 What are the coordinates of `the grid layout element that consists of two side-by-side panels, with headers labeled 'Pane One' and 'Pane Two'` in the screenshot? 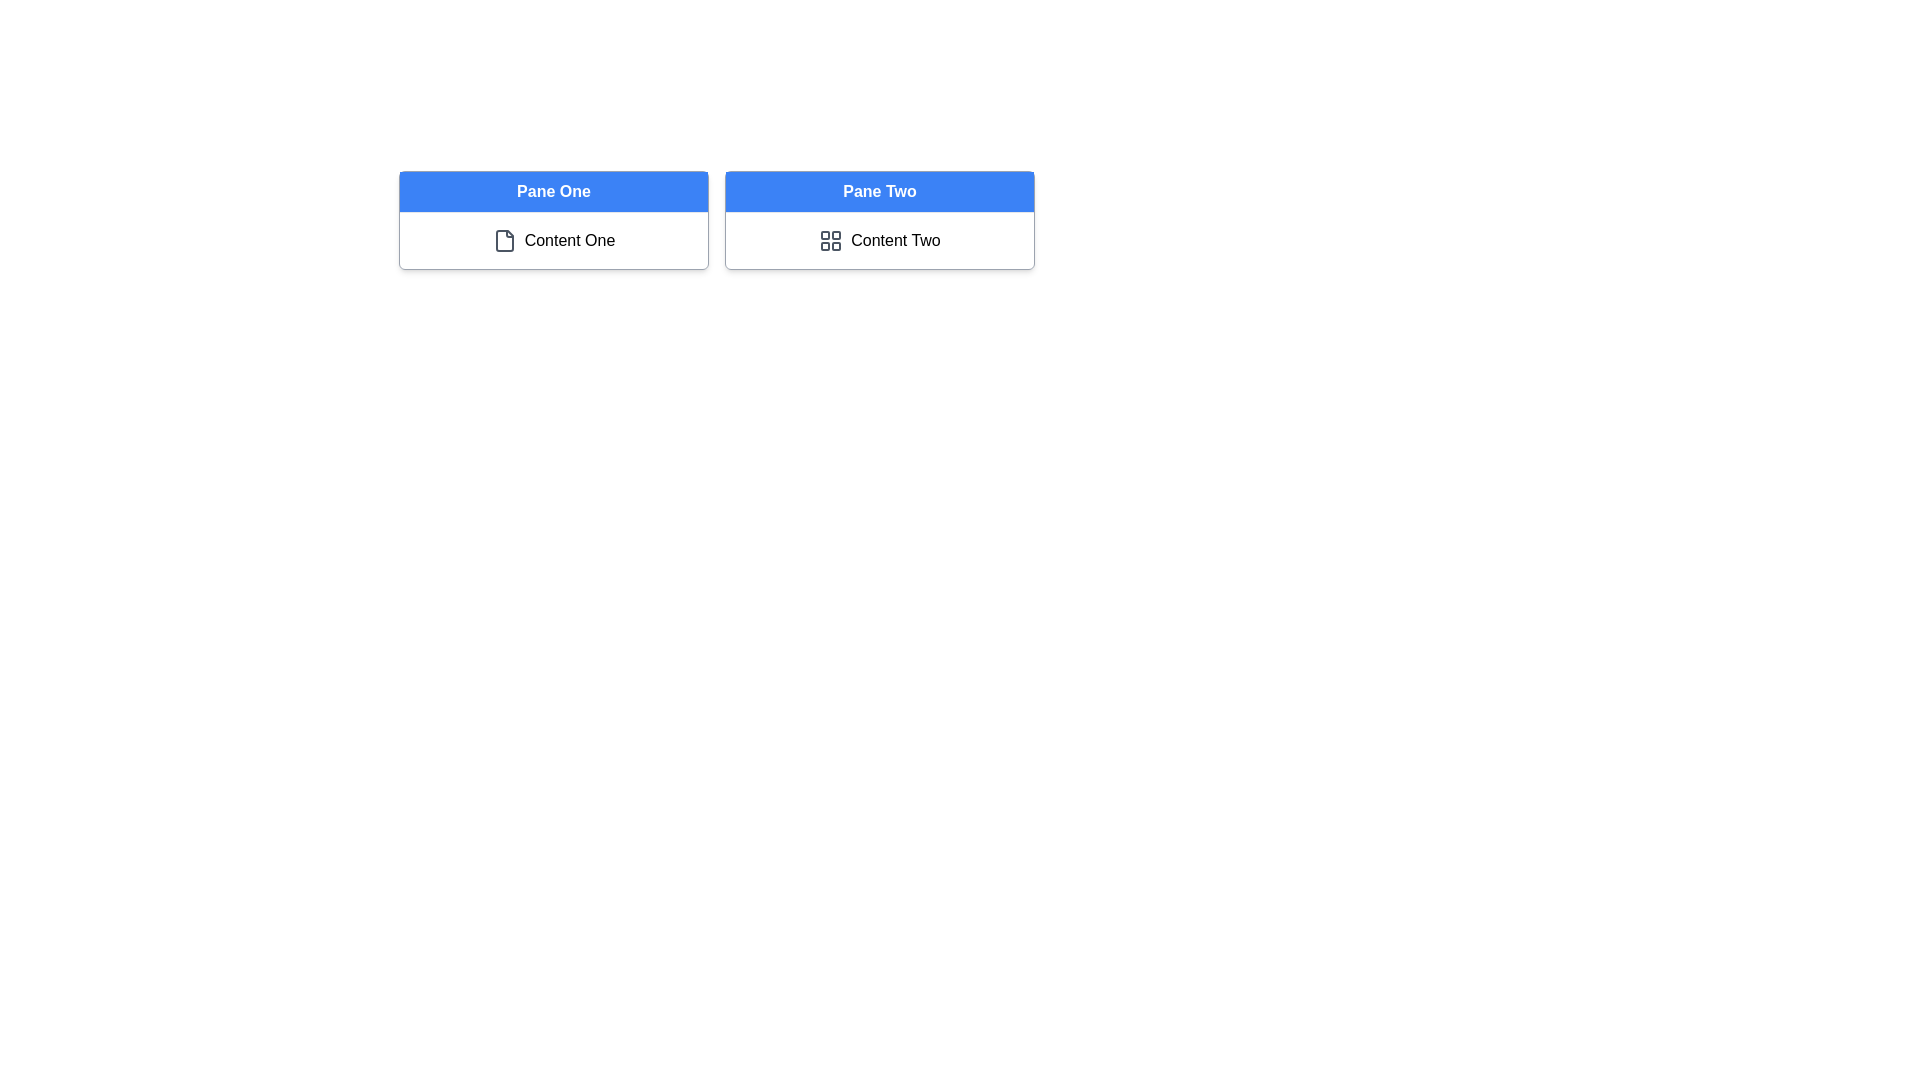 It's located at (716, 220).